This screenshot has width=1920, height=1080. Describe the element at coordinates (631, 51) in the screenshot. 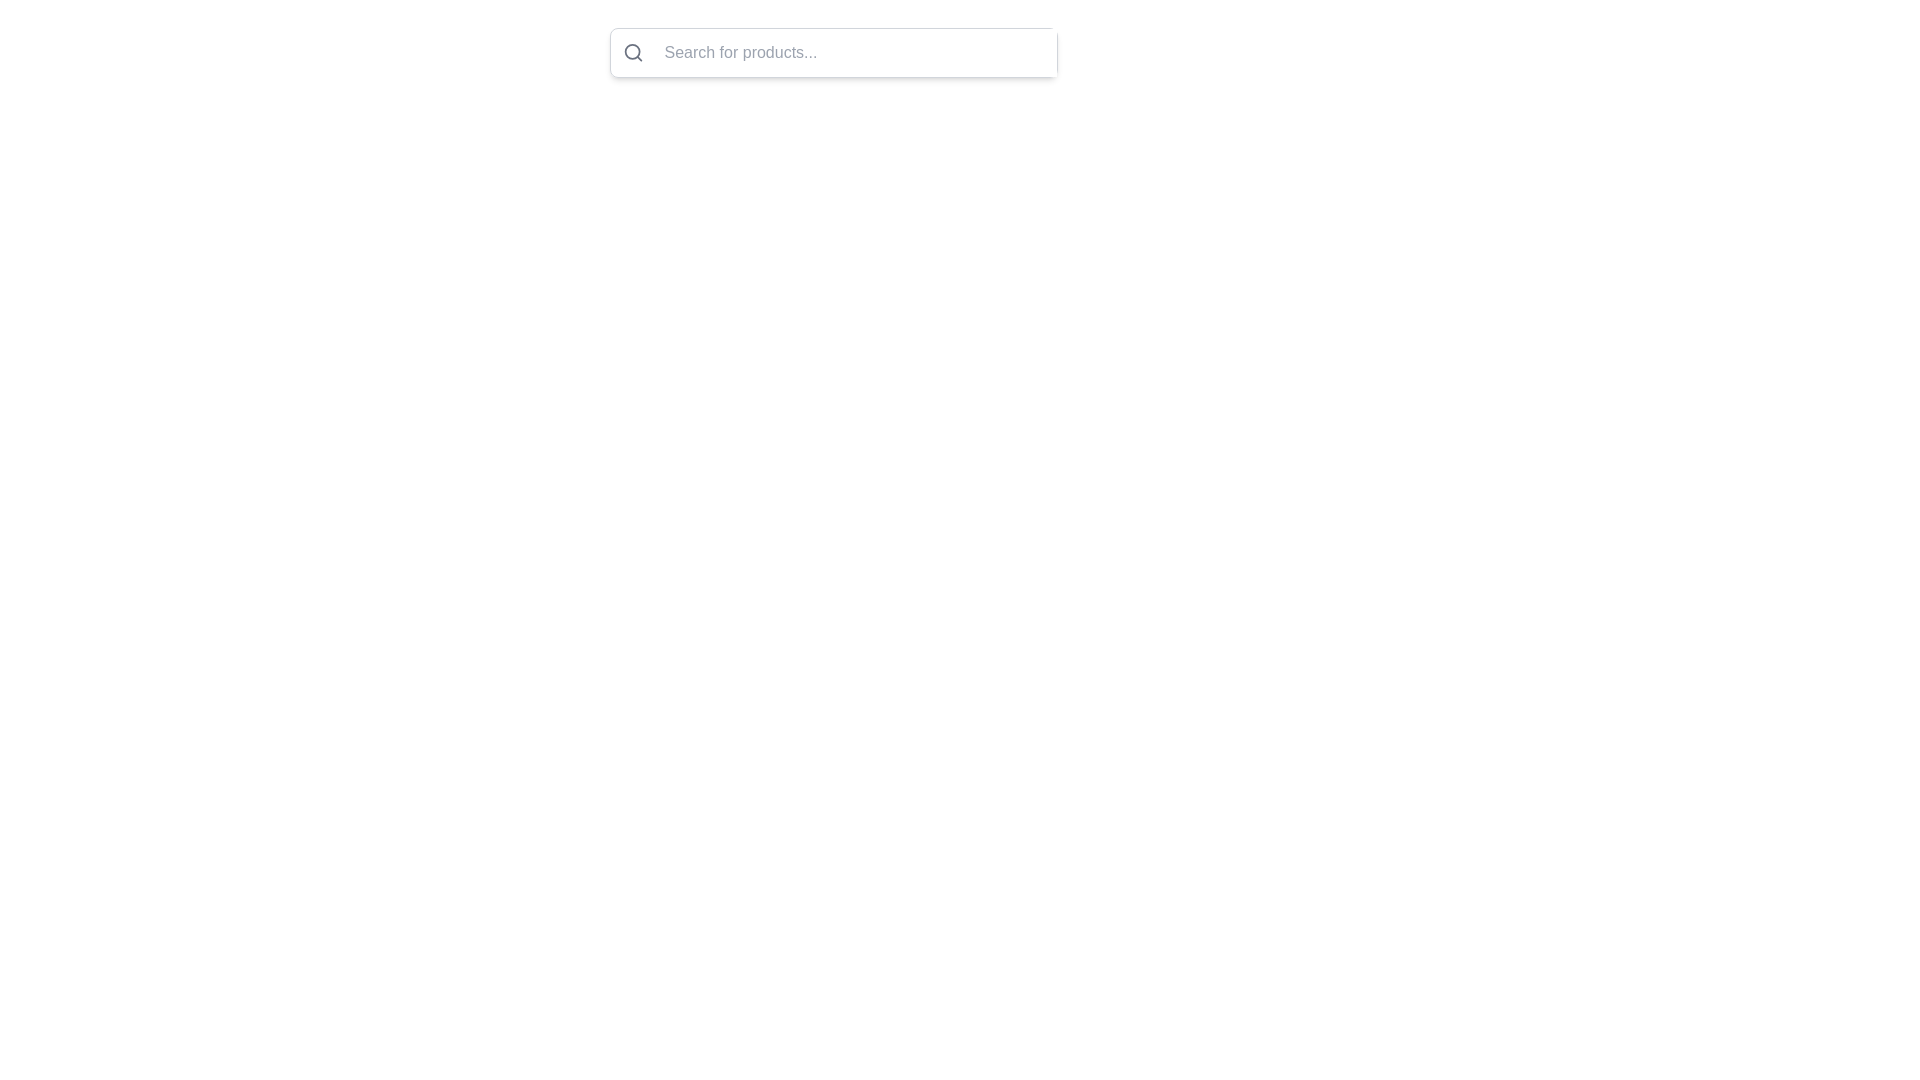

I see `the decorative graphical element that resembles a search icon's magnifying glass head, located at the top-center of the interface within the left section of the horizontal search bar` at that location.